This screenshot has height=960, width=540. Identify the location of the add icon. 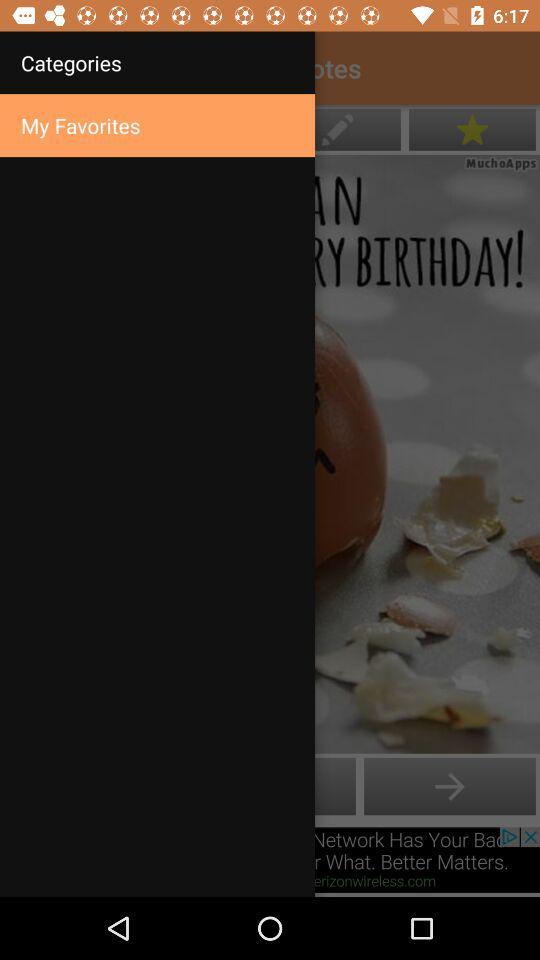
(449, 786).